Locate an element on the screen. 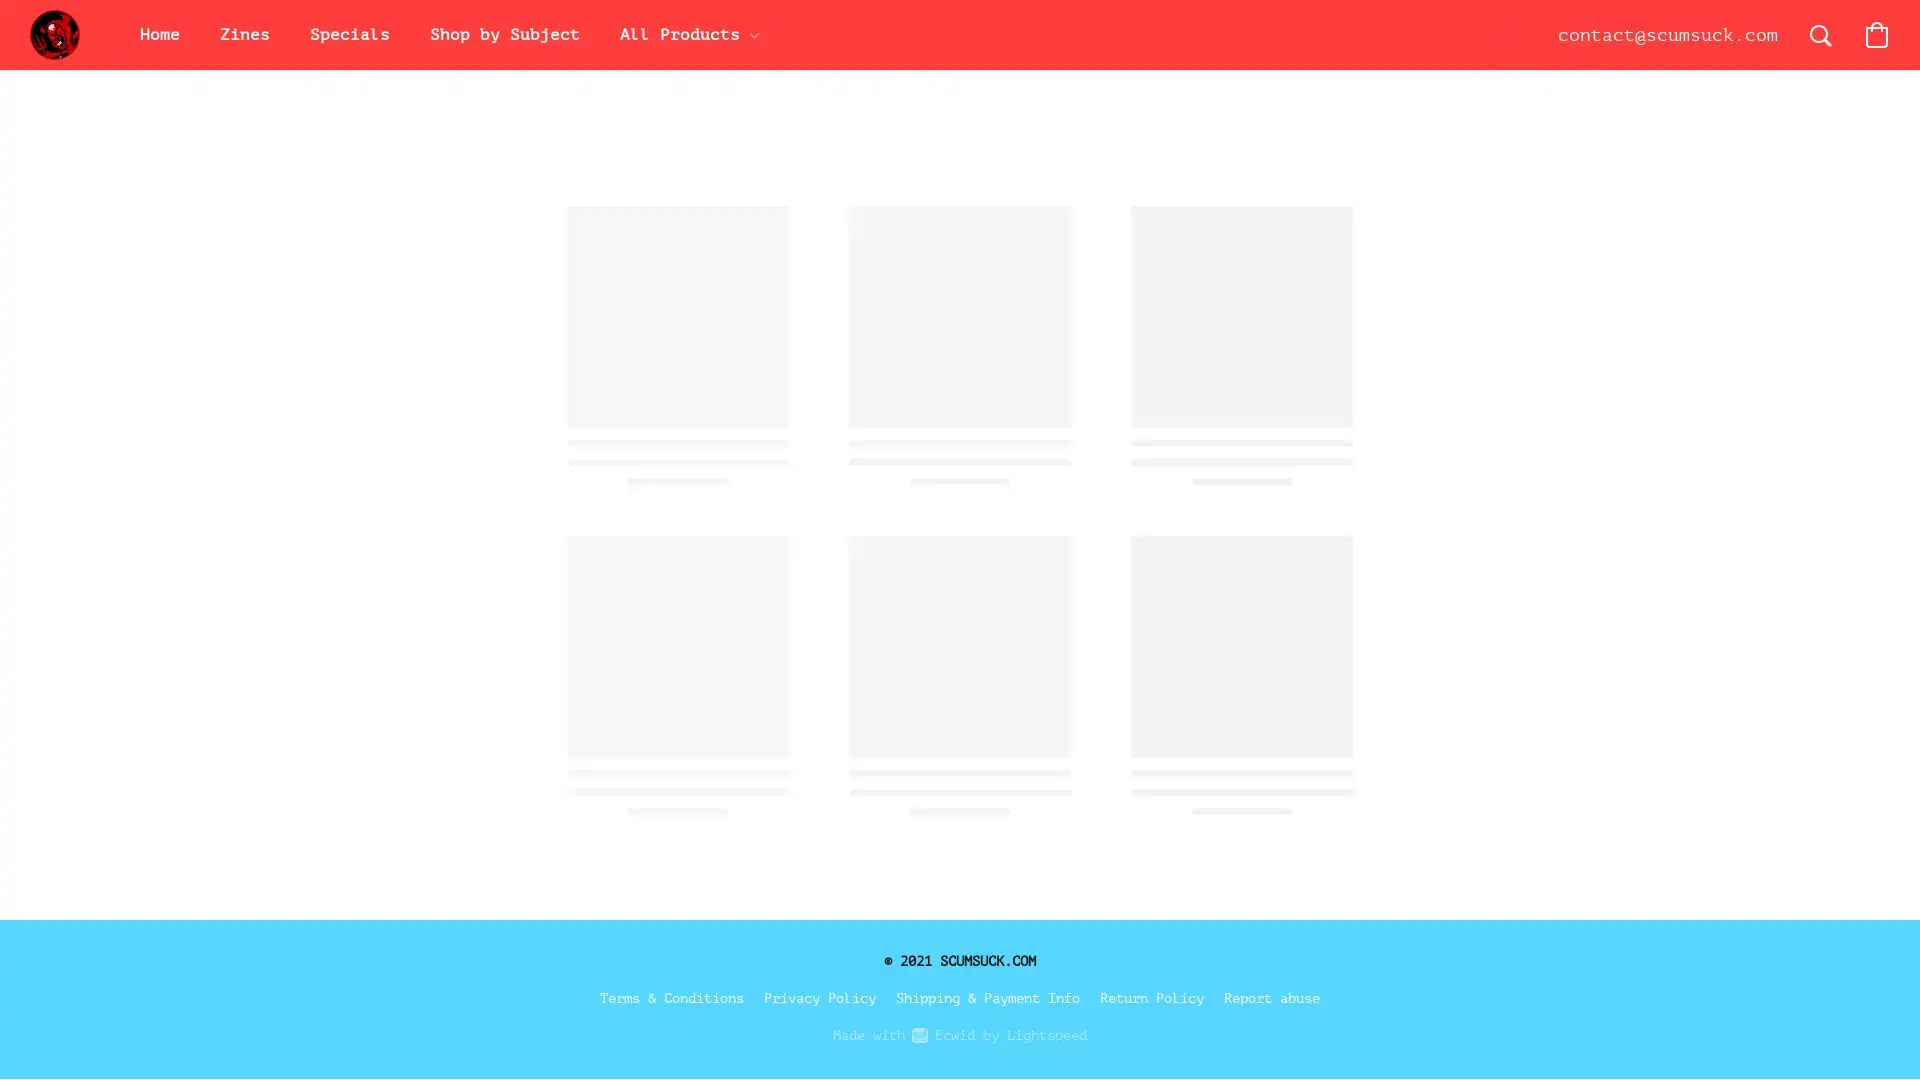 This screenshot has width=1920, height=1080. Accept Only Essential Cookies is located at coordinates (1637, 712).